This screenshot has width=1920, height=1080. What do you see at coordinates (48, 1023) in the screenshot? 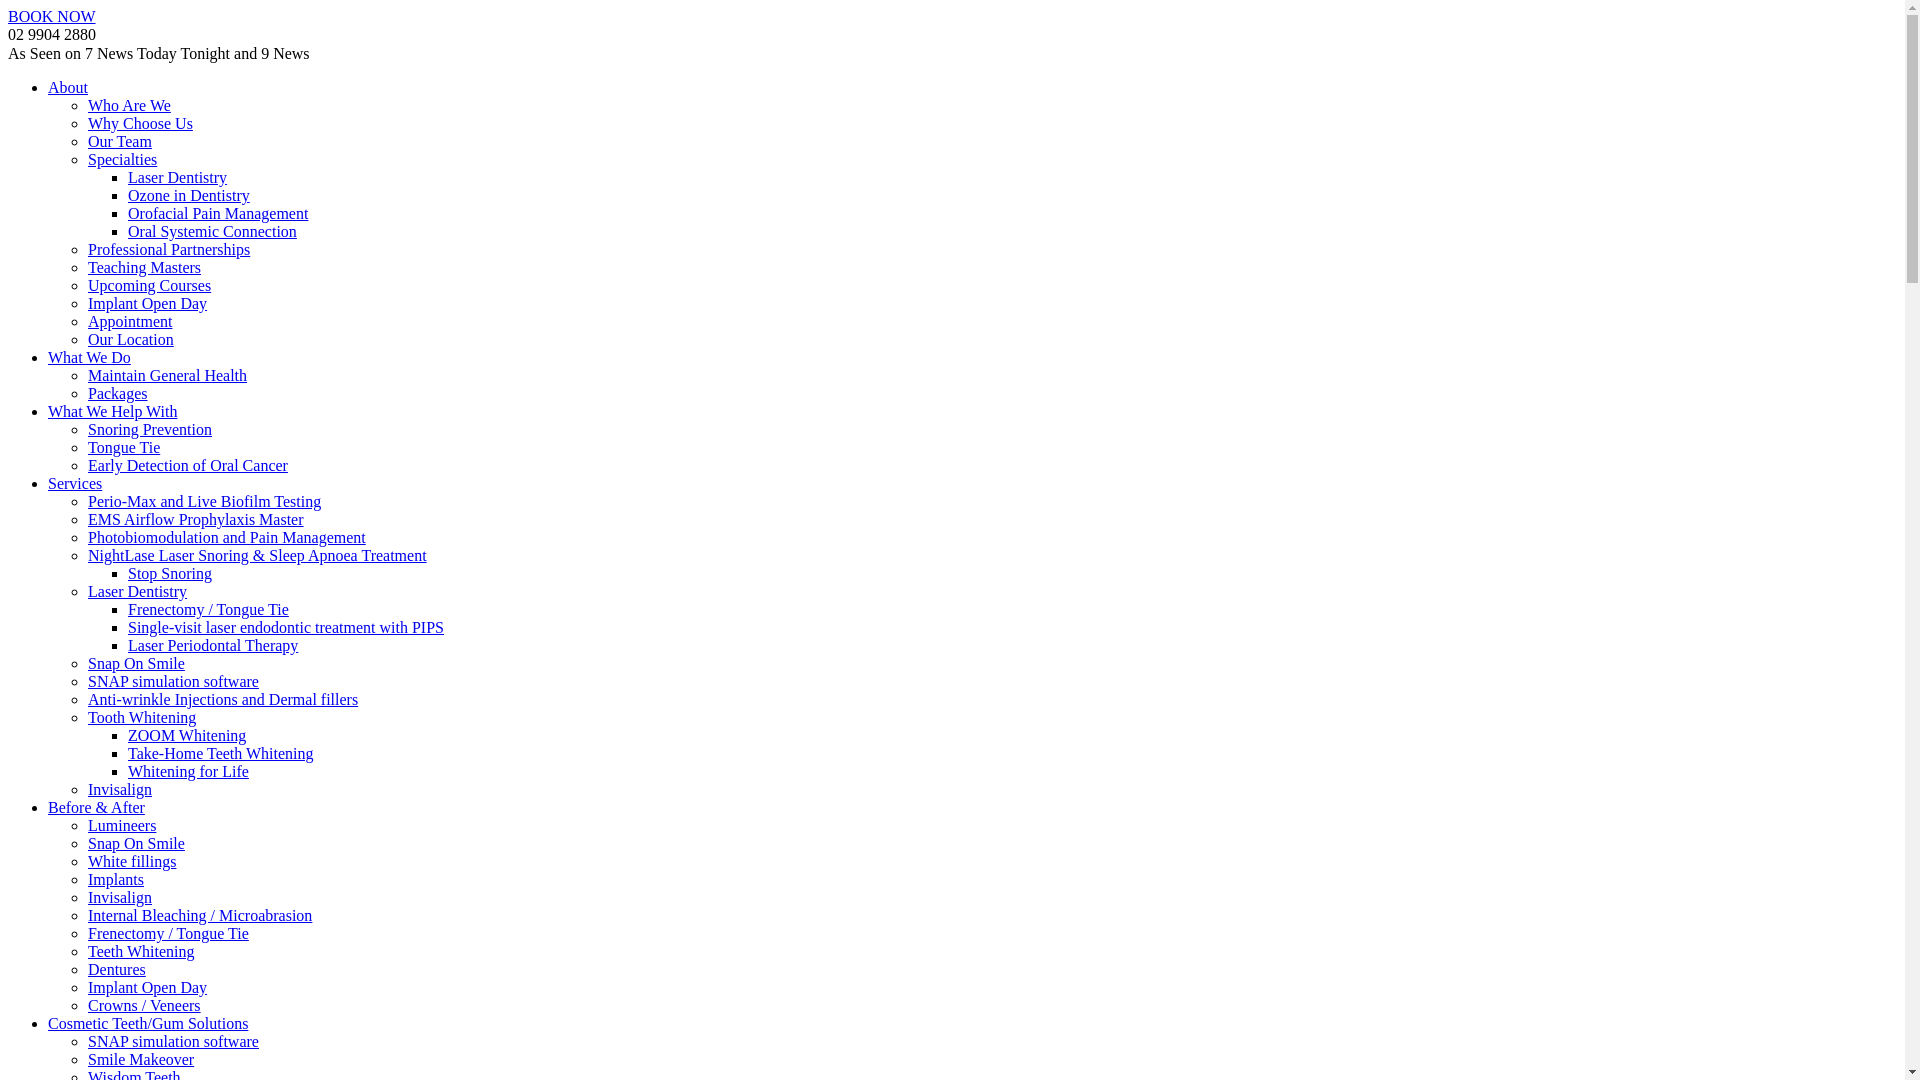
I see `'Cosmetic Teeth/Gum Solutions'` at bounding box center [48, 1023].